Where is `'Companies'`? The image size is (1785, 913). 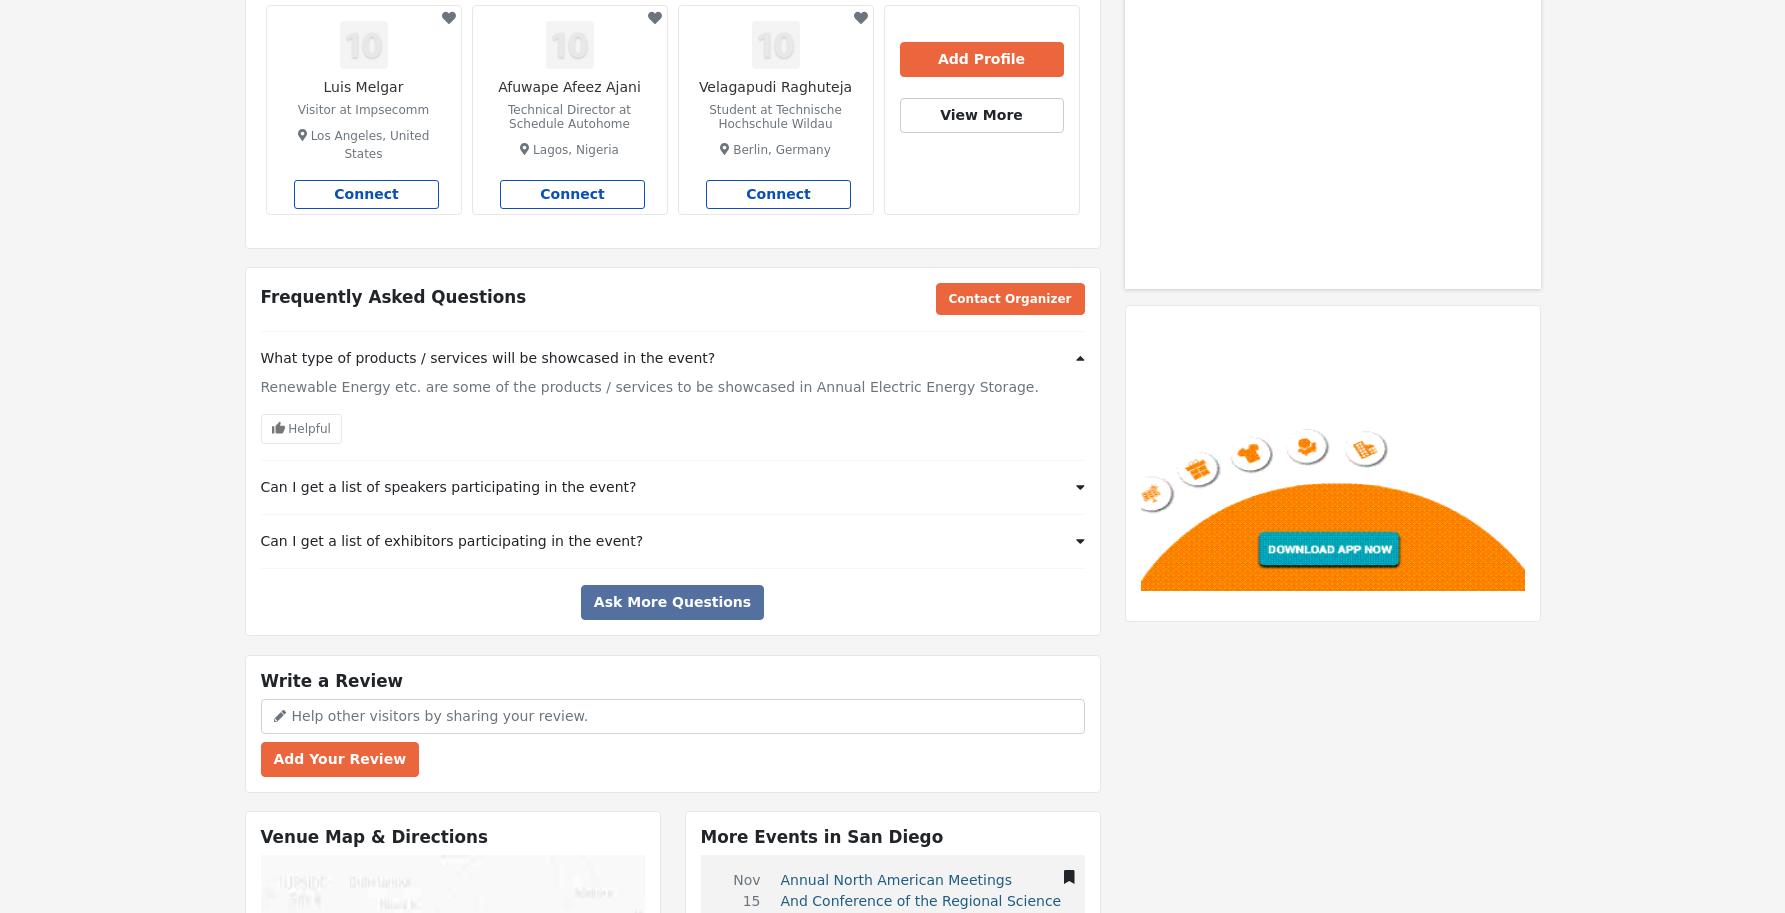
'Companies' is located at coordinates (1259, 42).